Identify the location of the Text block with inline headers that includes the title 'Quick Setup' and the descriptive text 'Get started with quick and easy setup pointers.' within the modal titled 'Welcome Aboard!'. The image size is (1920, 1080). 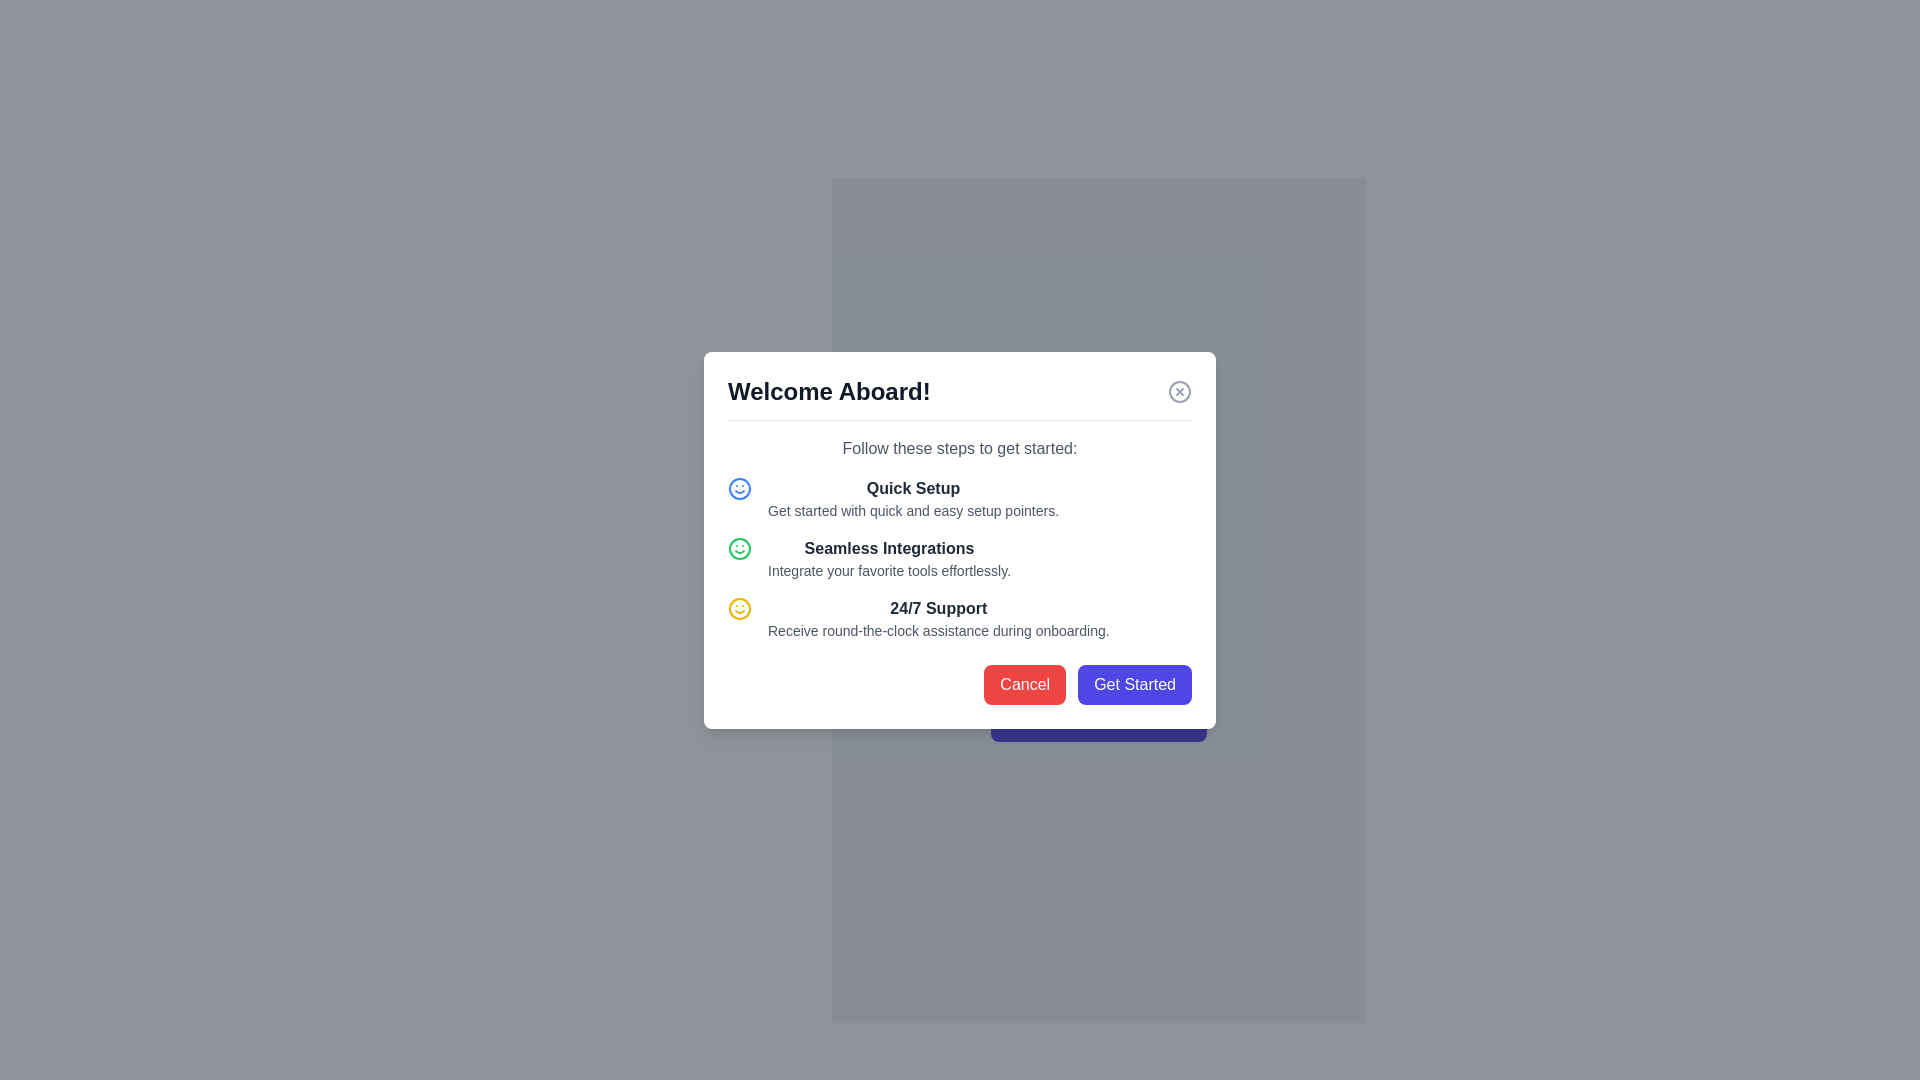
(912, 497).